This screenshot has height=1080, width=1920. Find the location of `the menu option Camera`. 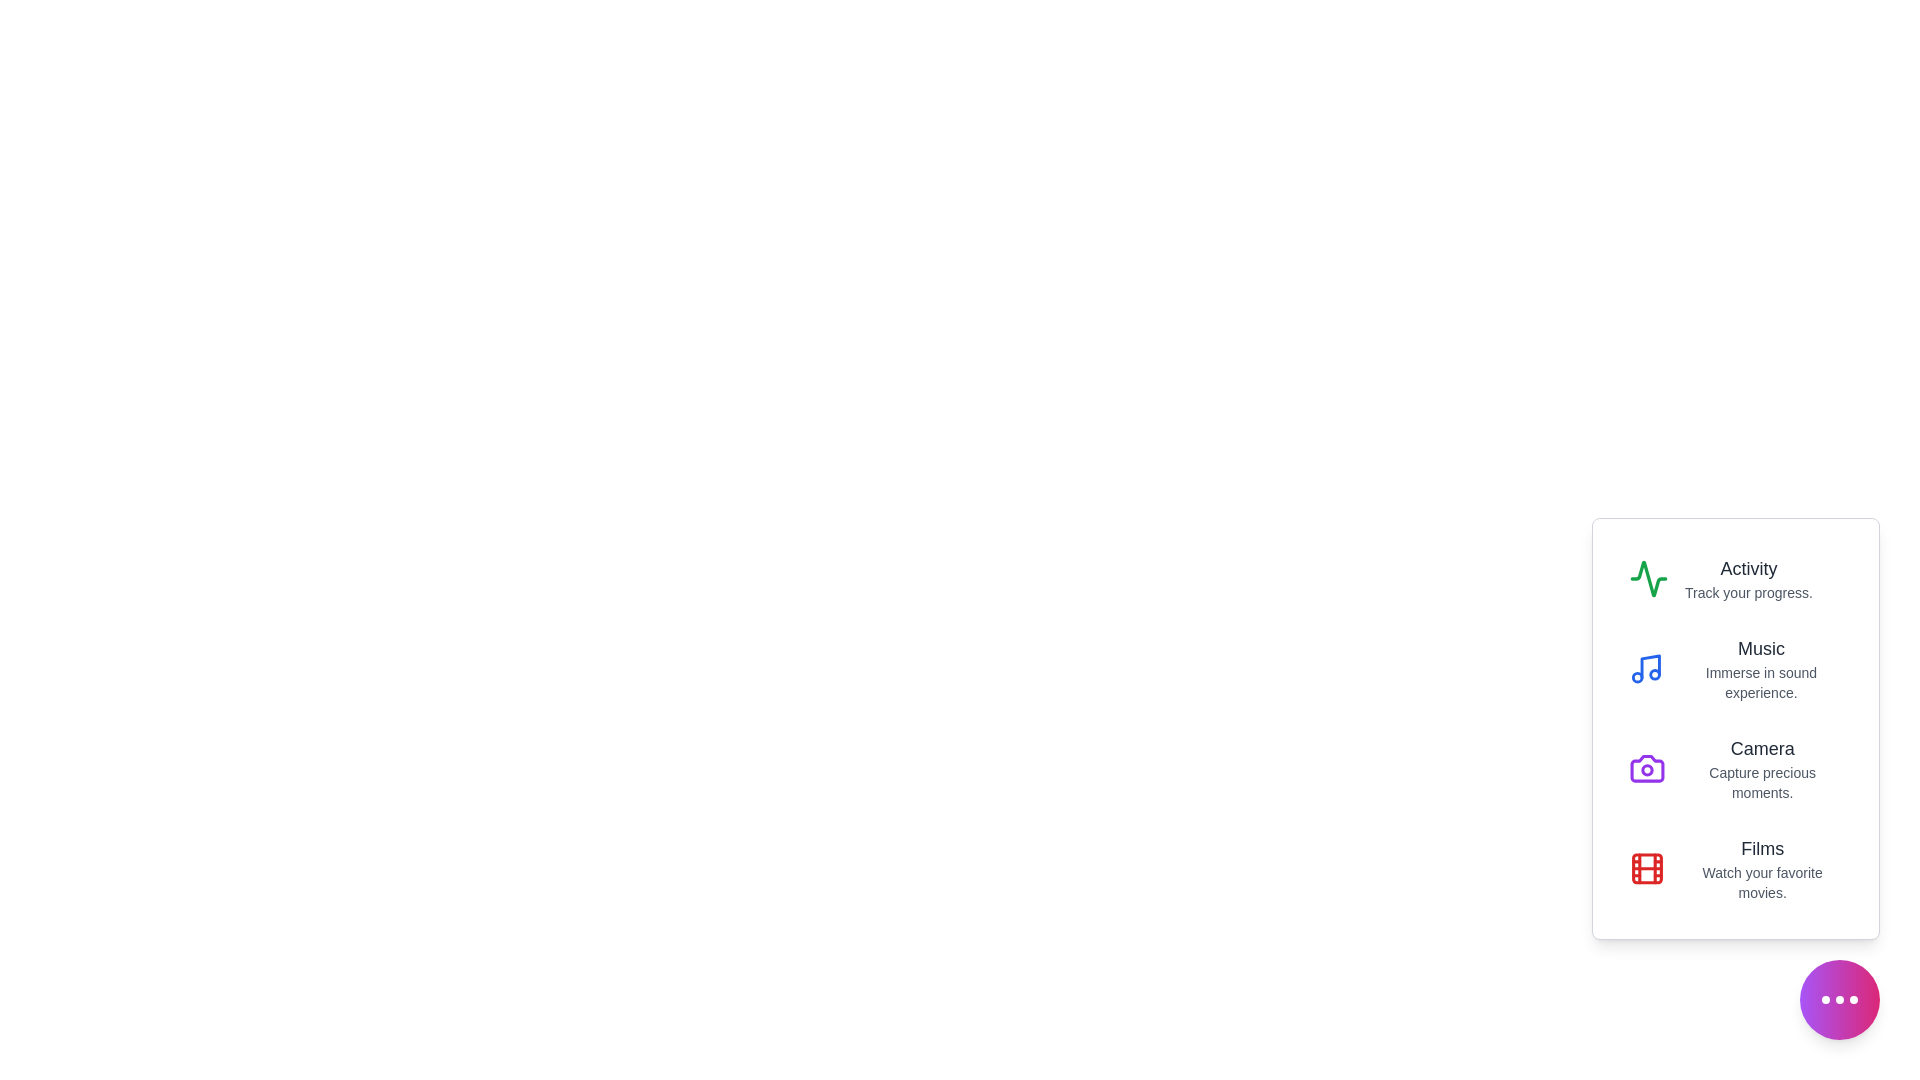

the menu option Camera is located at coordinates (1735, 767).